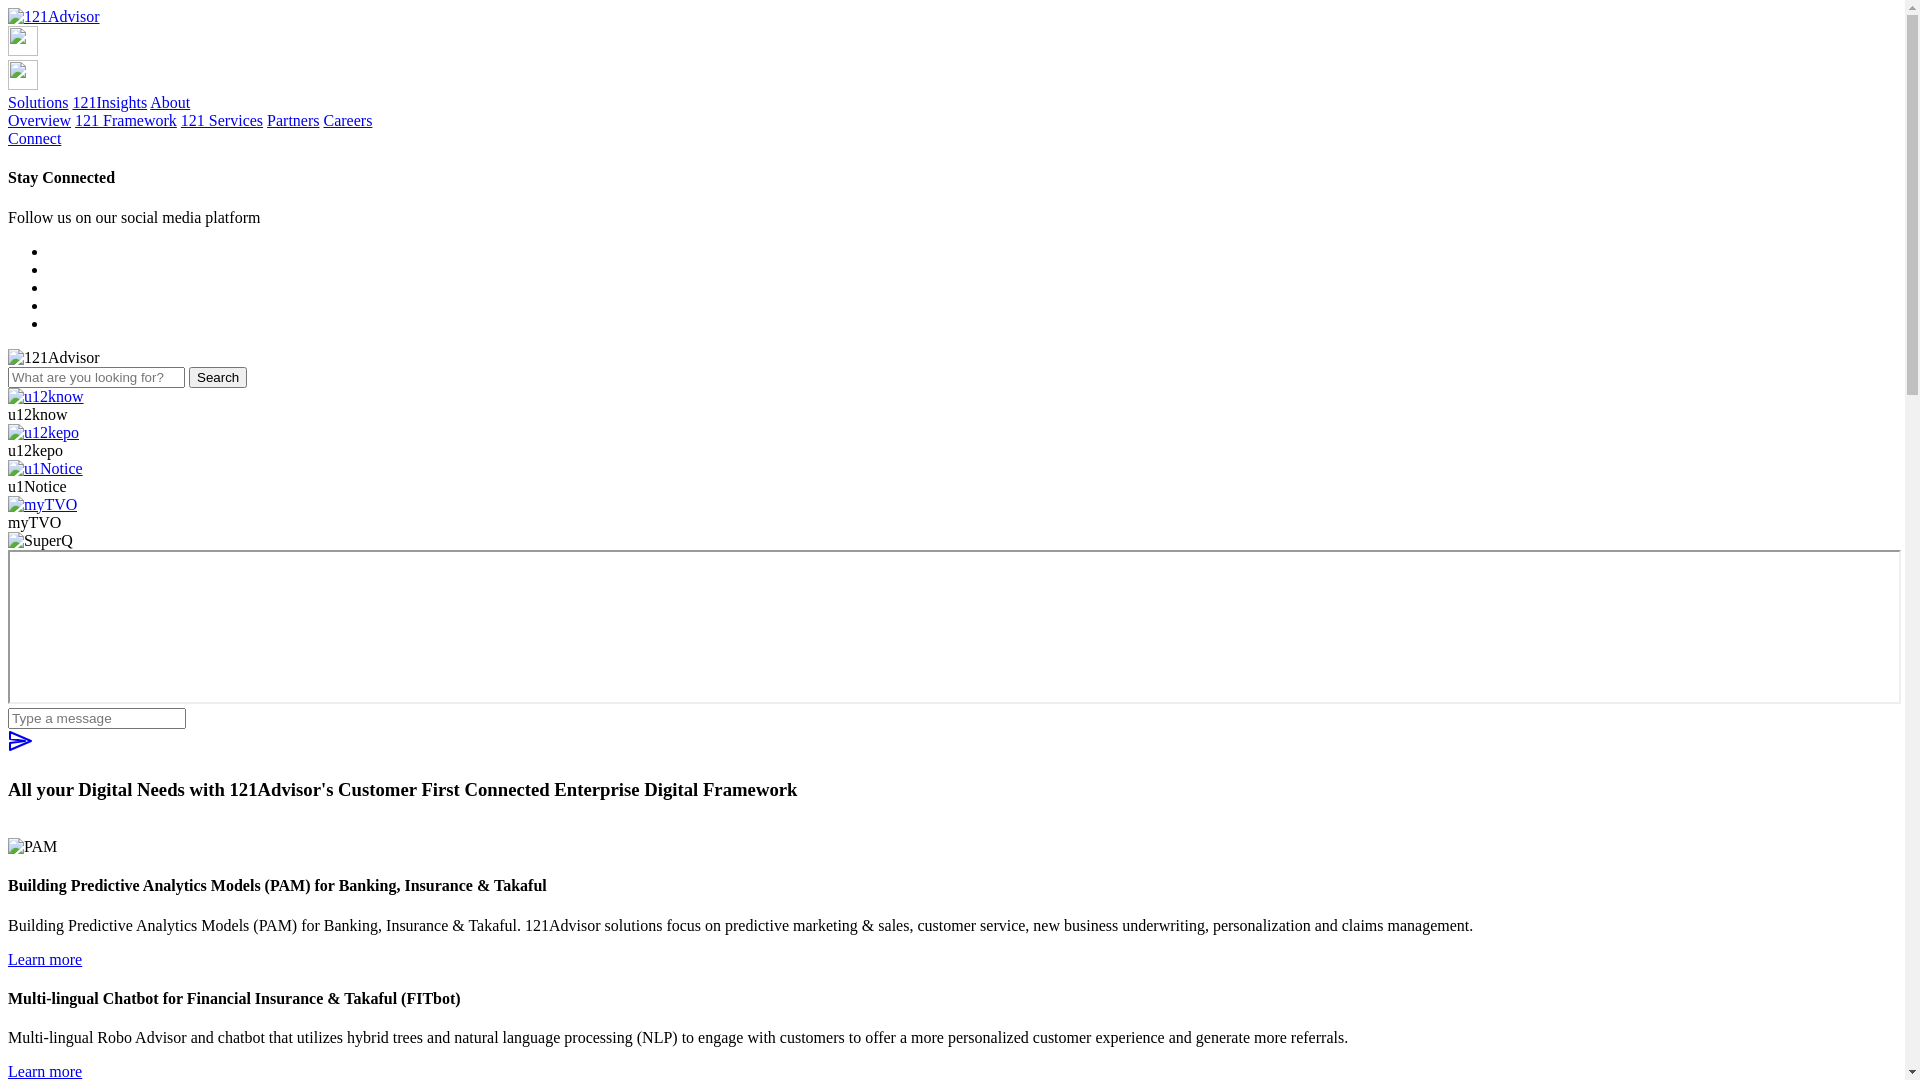 This screenshot has width=1920, height=1080. What do you see at coordinates (169, 102) in the screenshot?
I see `'About'` at bounding box center [169, 102].